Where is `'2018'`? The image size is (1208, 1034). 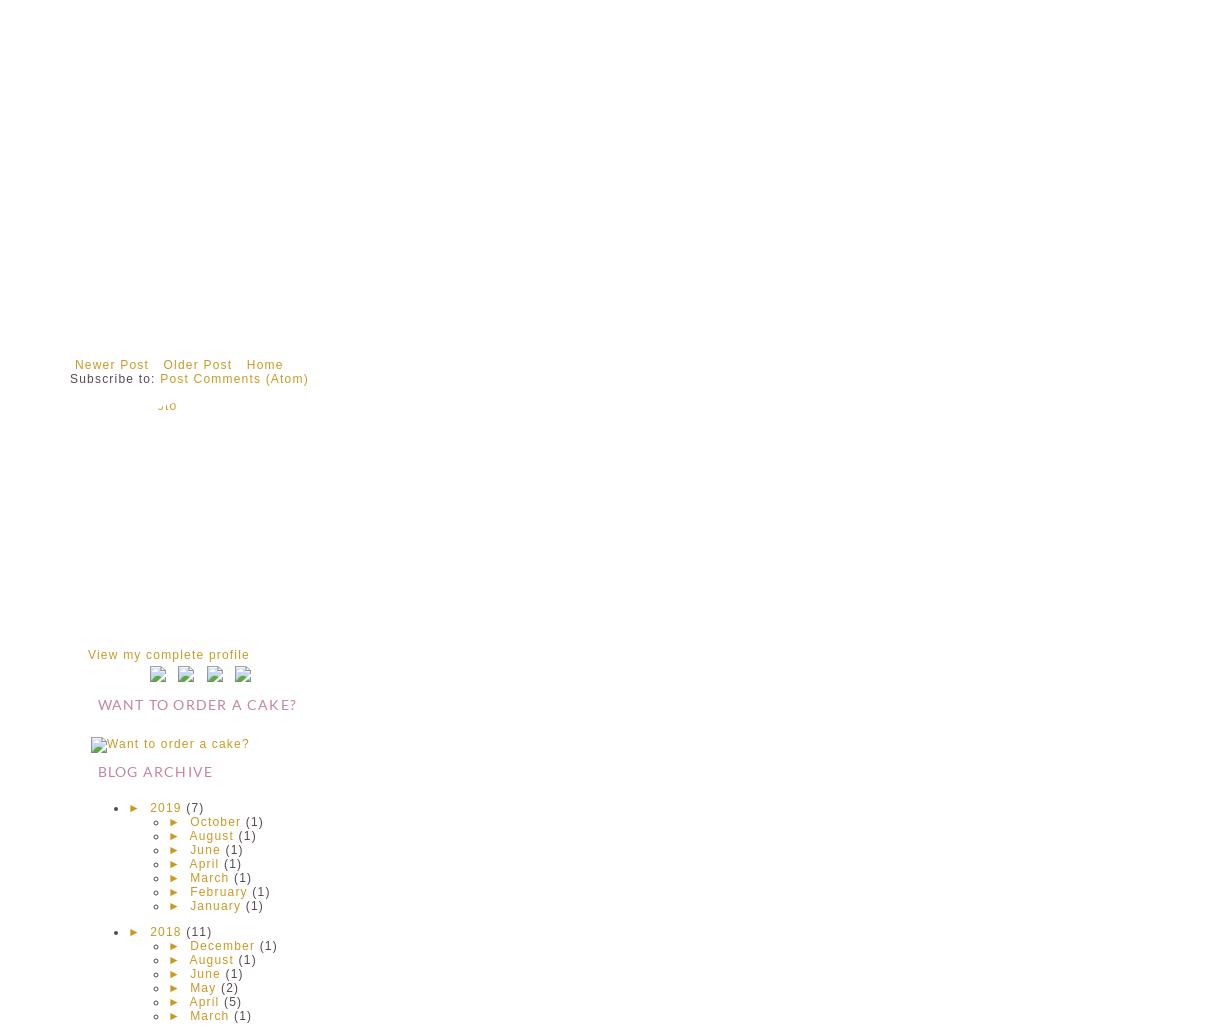
'2018' is located at coordinates (165, 931).